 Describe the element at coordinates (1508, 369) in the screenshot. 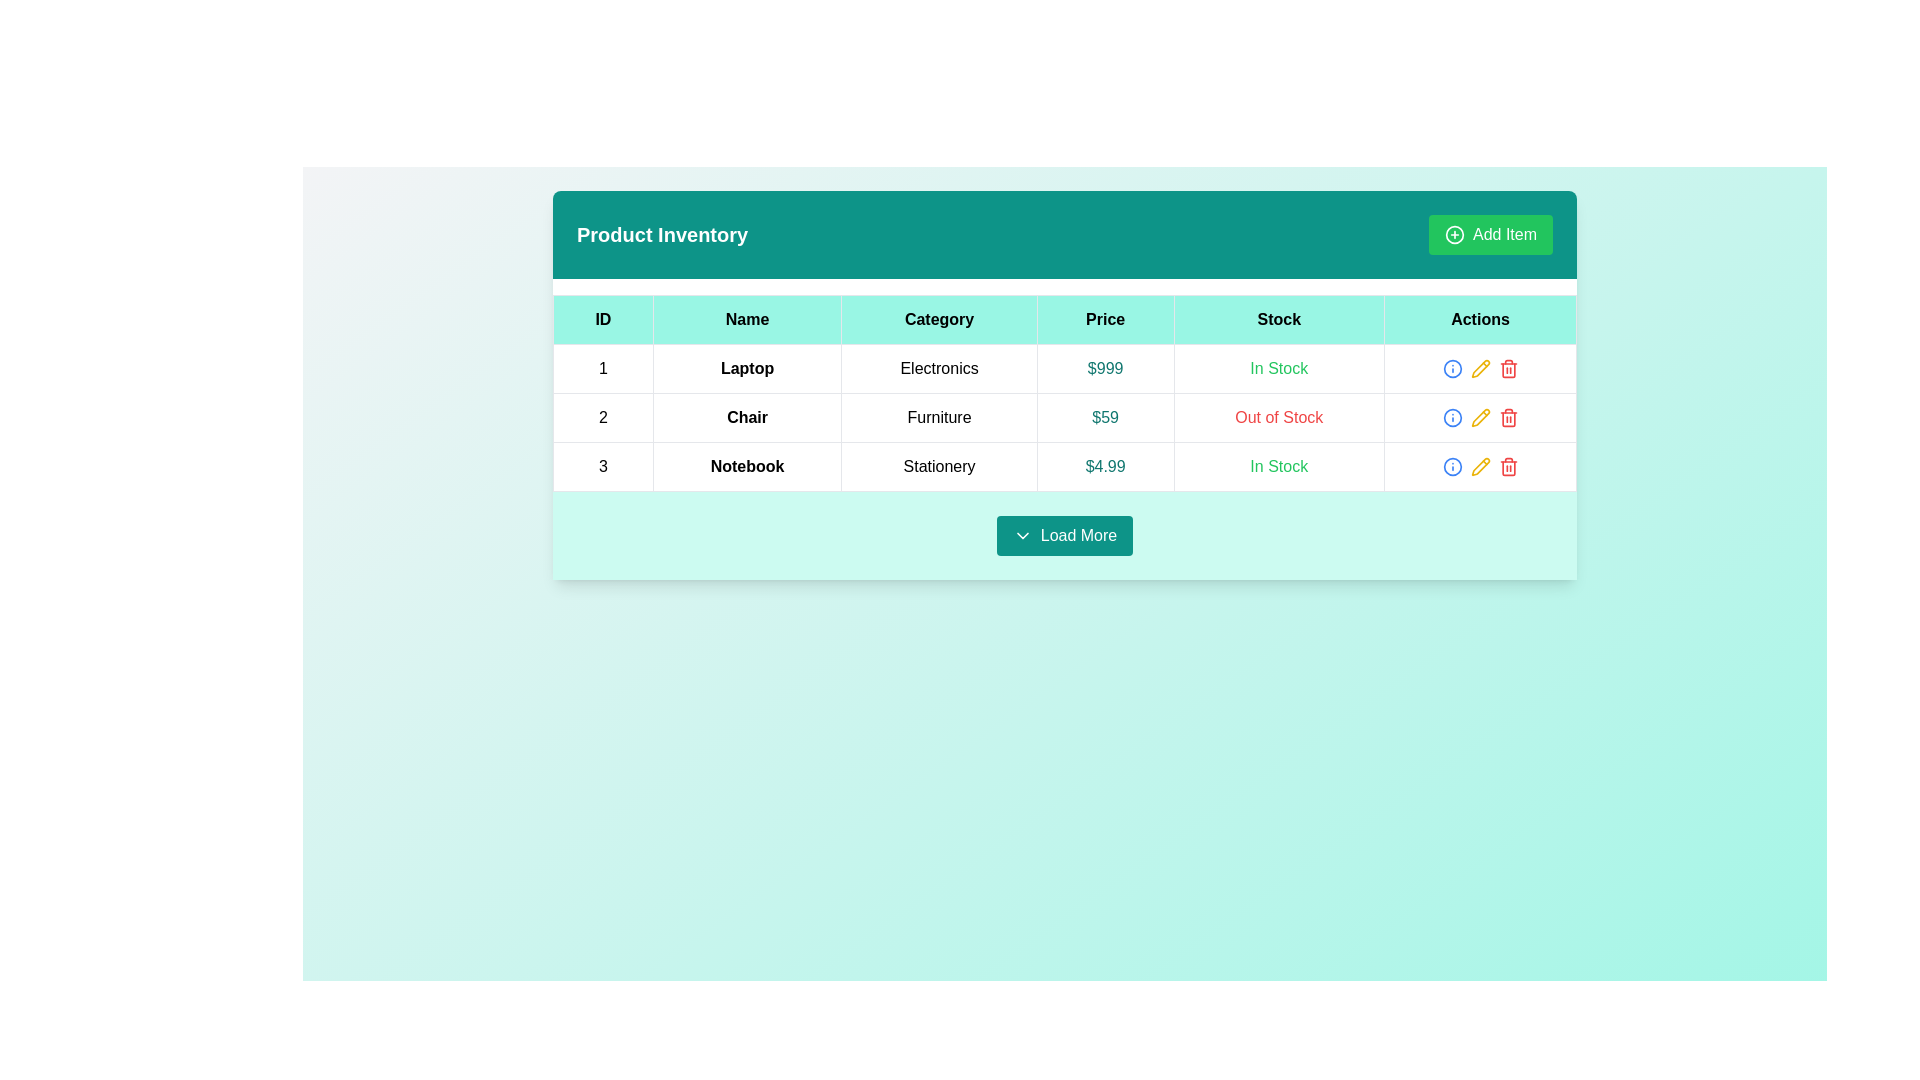

I see `the delete button icon located in the 'Actions' column of the last row in the data table to observe its hover effect` at that location.